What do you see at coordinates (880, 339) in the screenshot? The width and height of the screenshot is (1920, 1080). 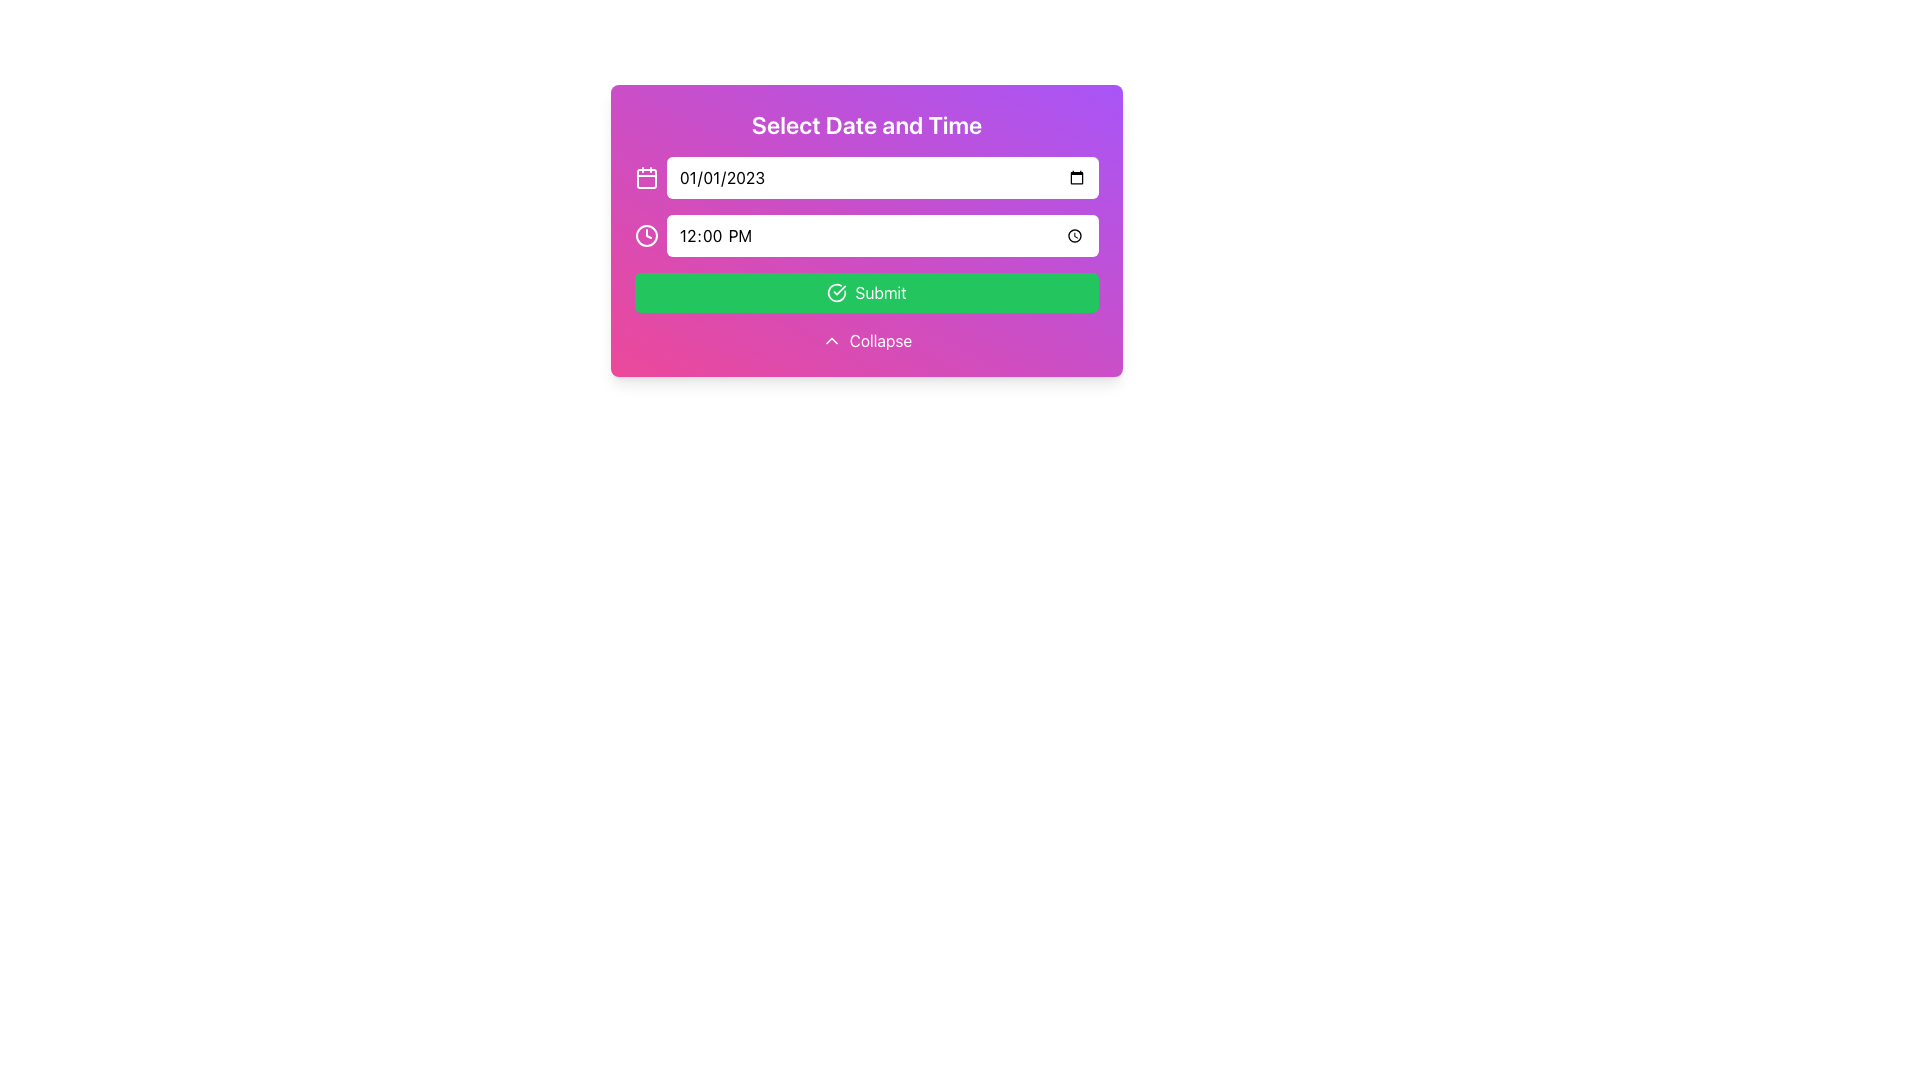 I see `the 'Collapse' text label, which is styled in white on a pink button-like region located at the bottom center of the panel` at bounding box center [880, 339].